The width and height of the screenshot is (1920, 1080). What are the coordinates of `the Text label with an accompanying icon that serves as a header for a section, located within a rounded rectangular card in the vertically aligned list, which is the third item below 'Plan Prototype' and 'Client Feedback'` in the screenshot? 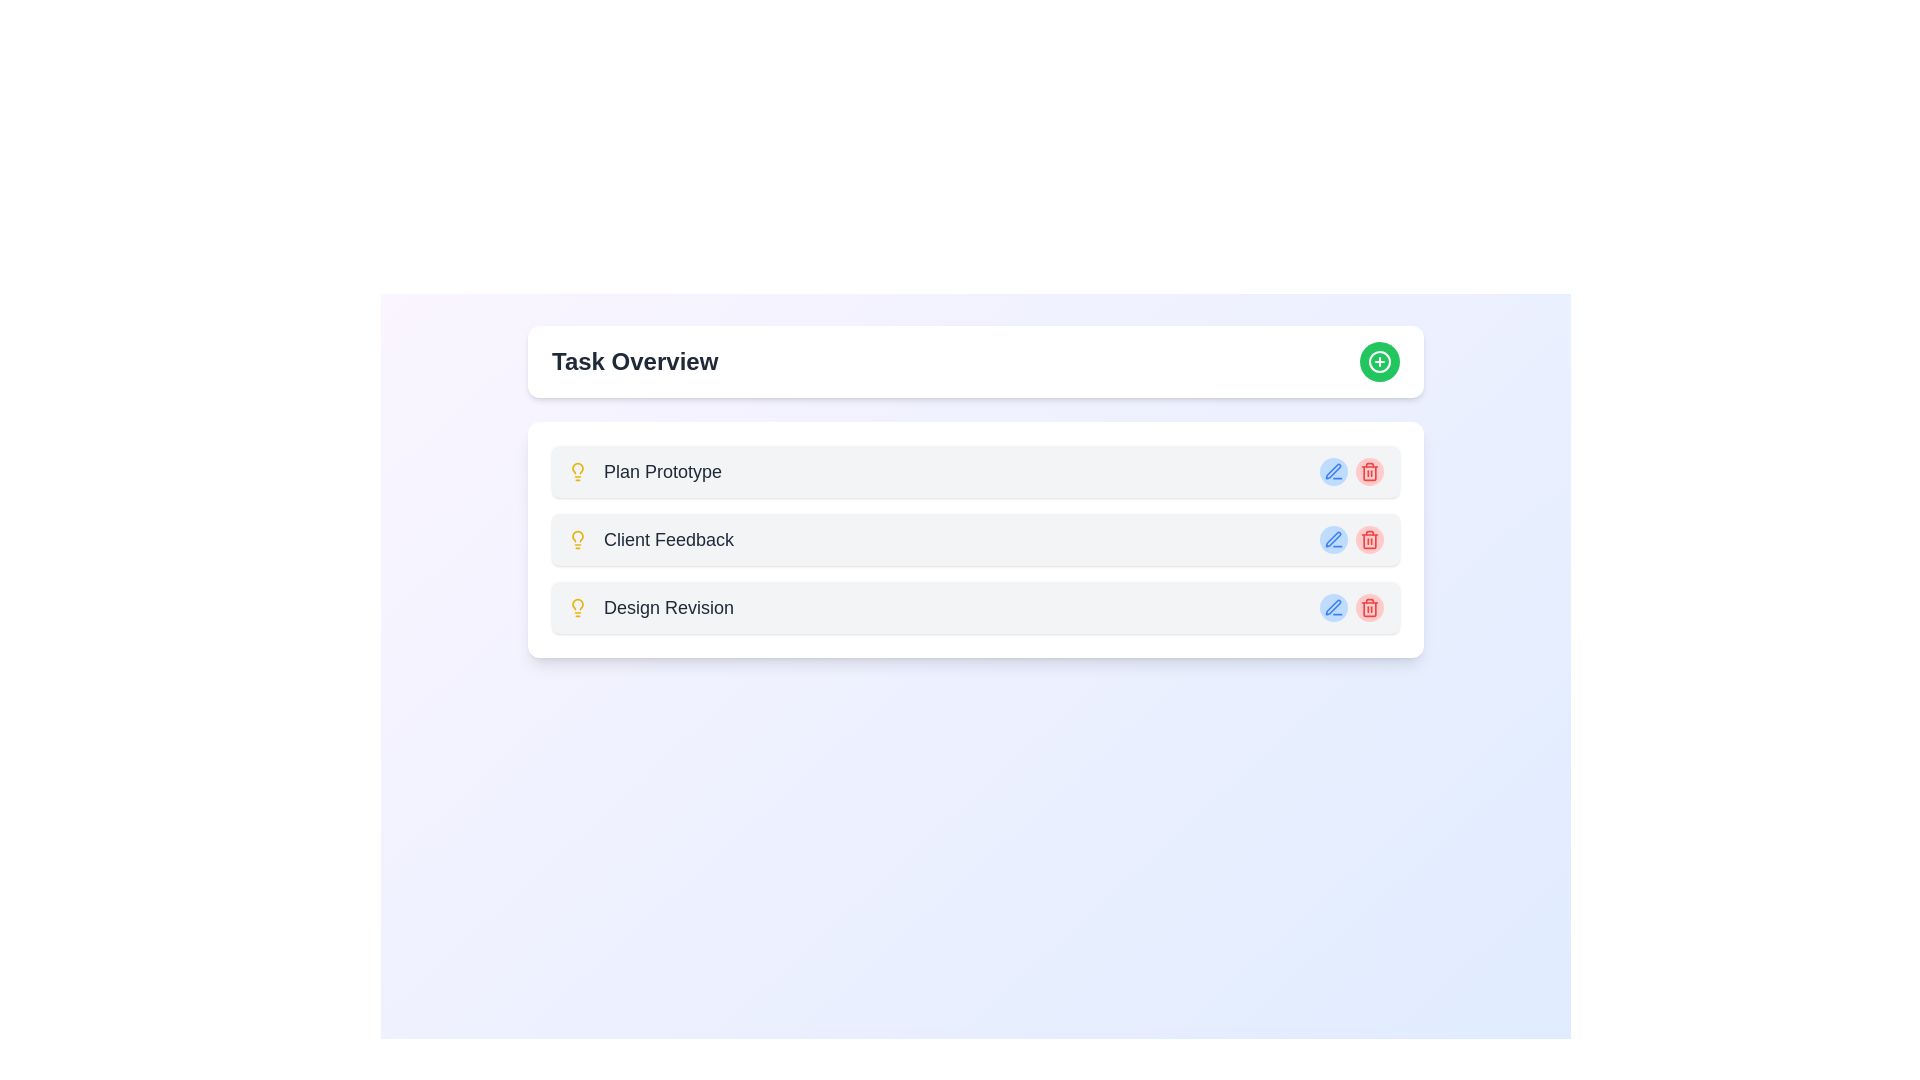 It's located at (651, 607).